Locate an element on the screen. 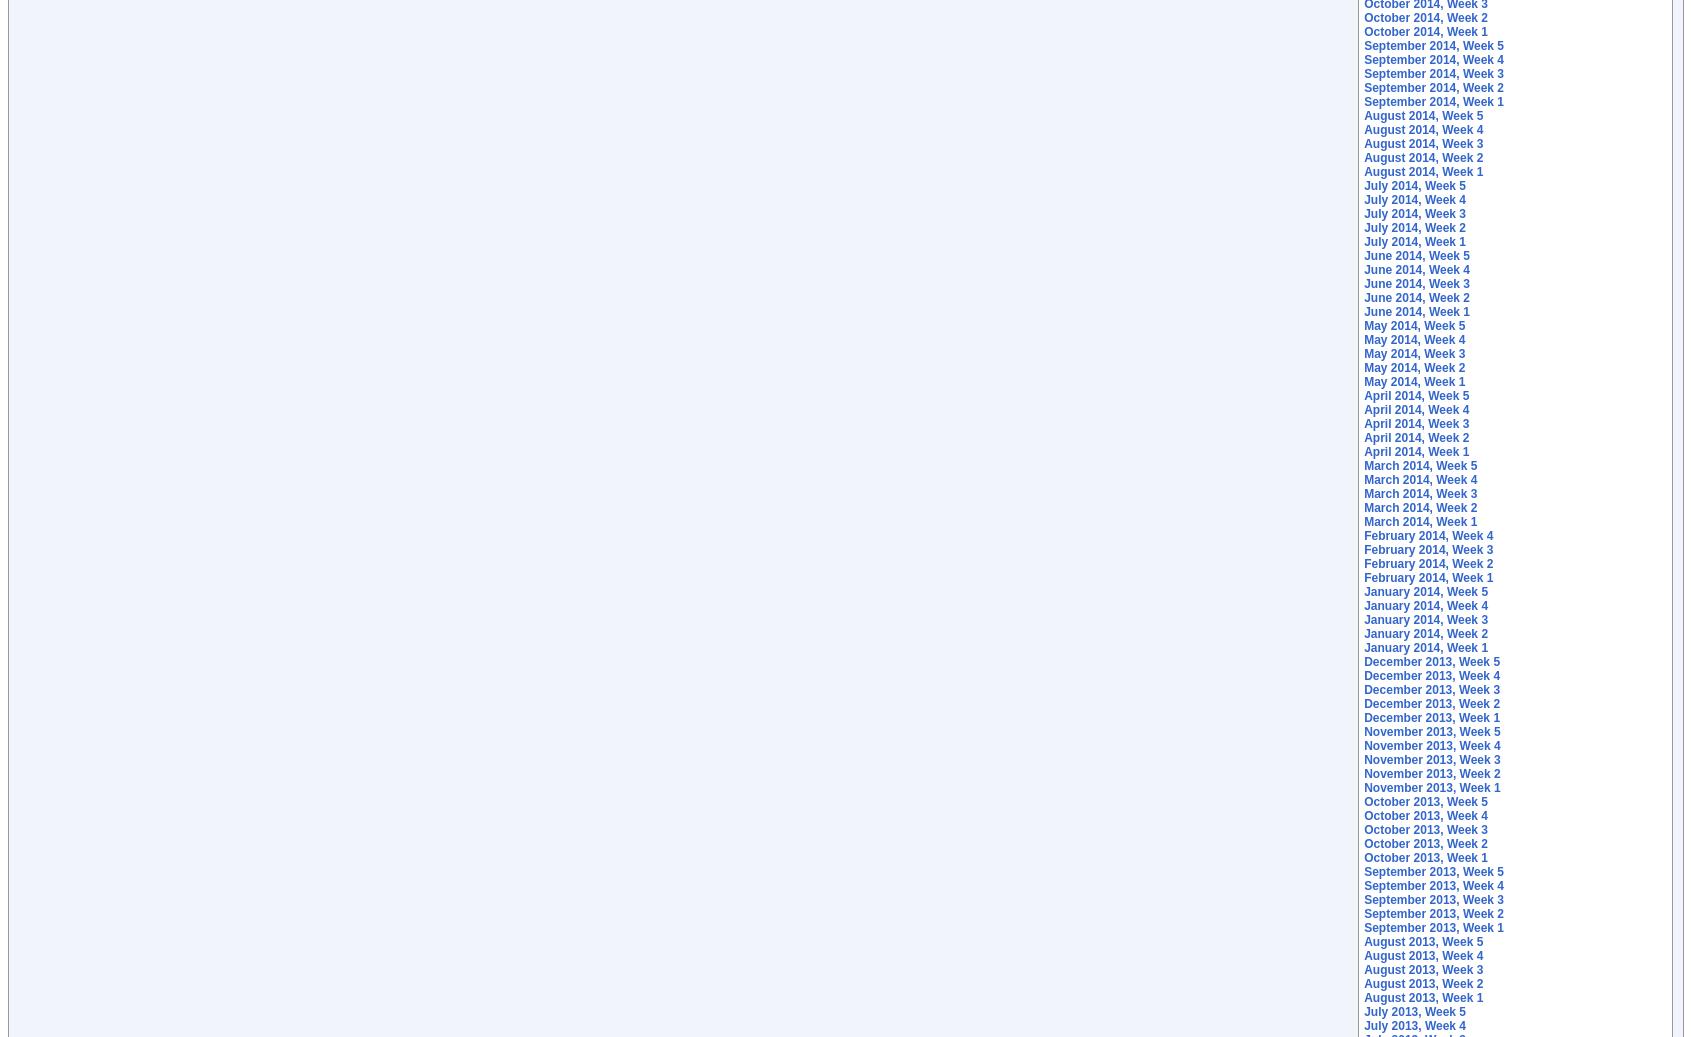 The image size is (1692, 1037). 'May 2014, Week 1' is located at coordinates (1413, 381).